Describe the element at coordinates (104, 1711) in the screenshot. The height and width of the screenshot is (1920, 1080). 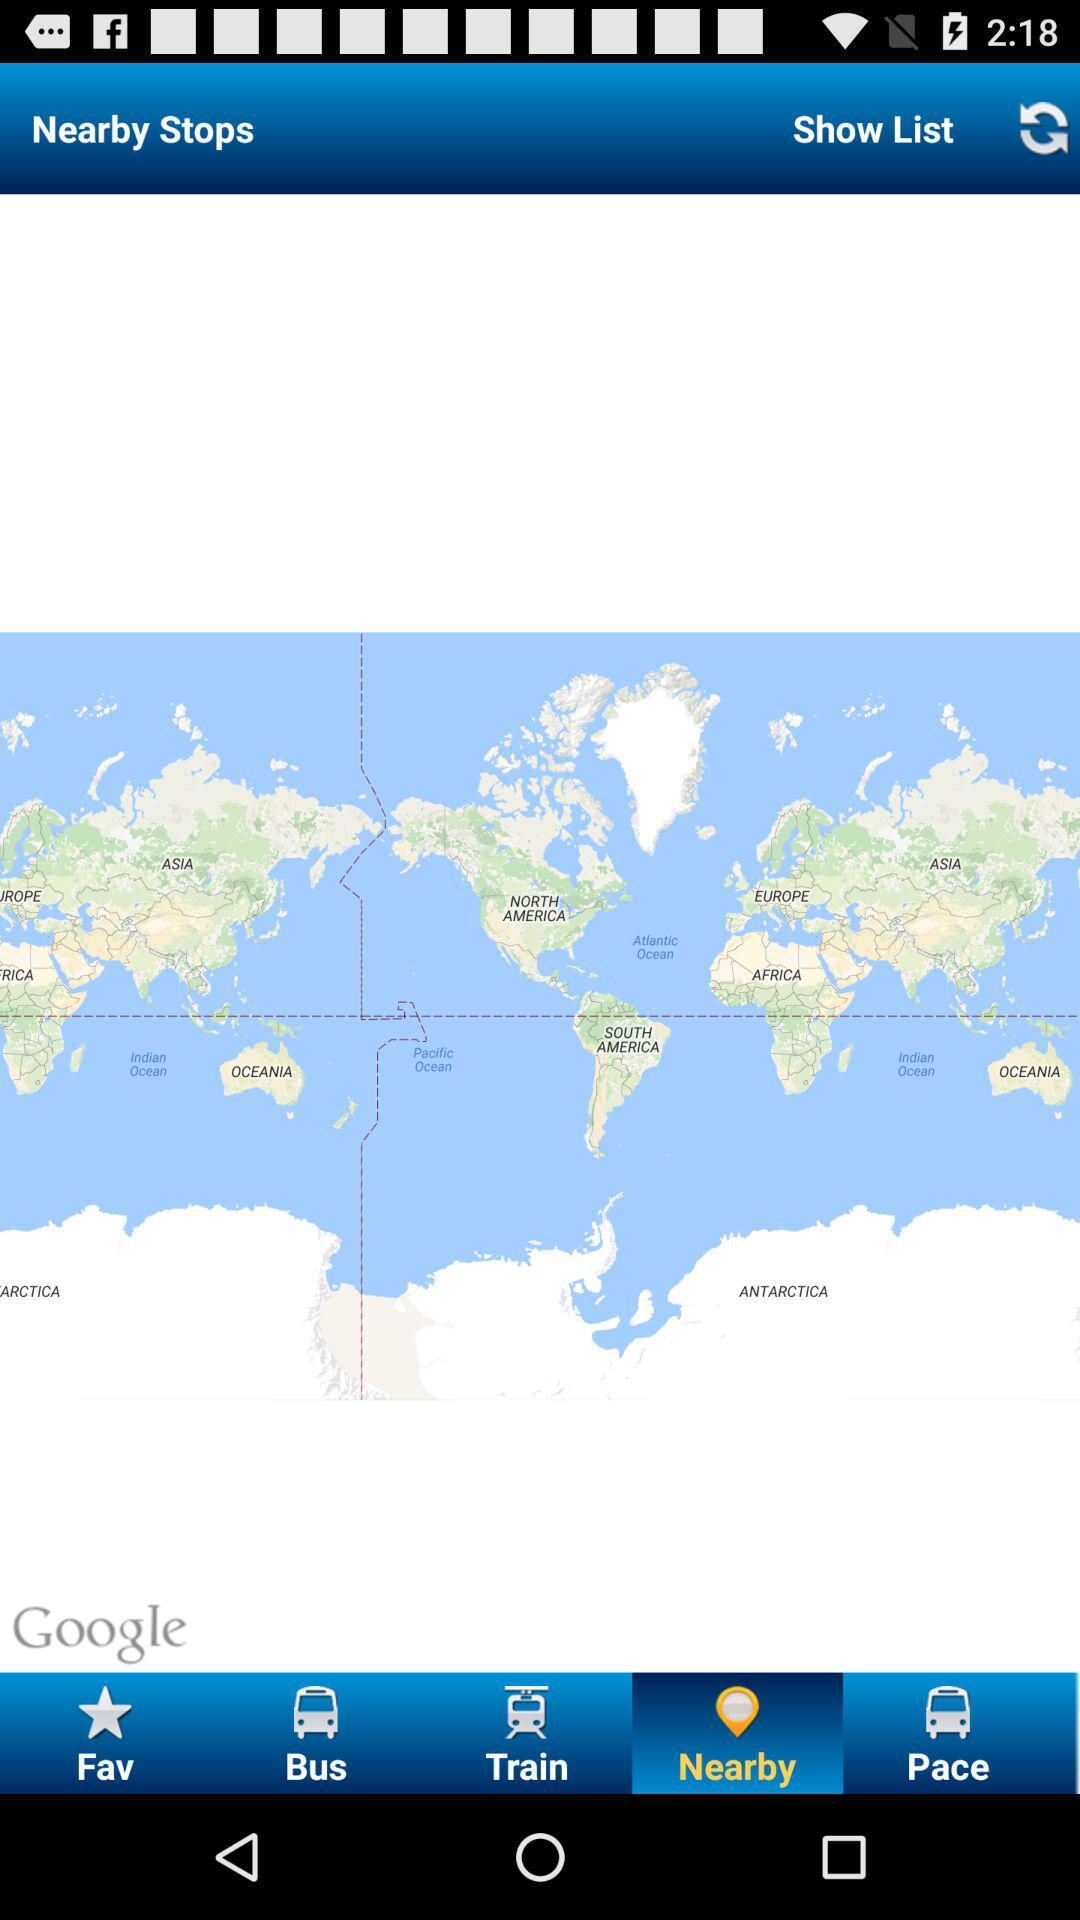
I see `the fav icon` at that location.